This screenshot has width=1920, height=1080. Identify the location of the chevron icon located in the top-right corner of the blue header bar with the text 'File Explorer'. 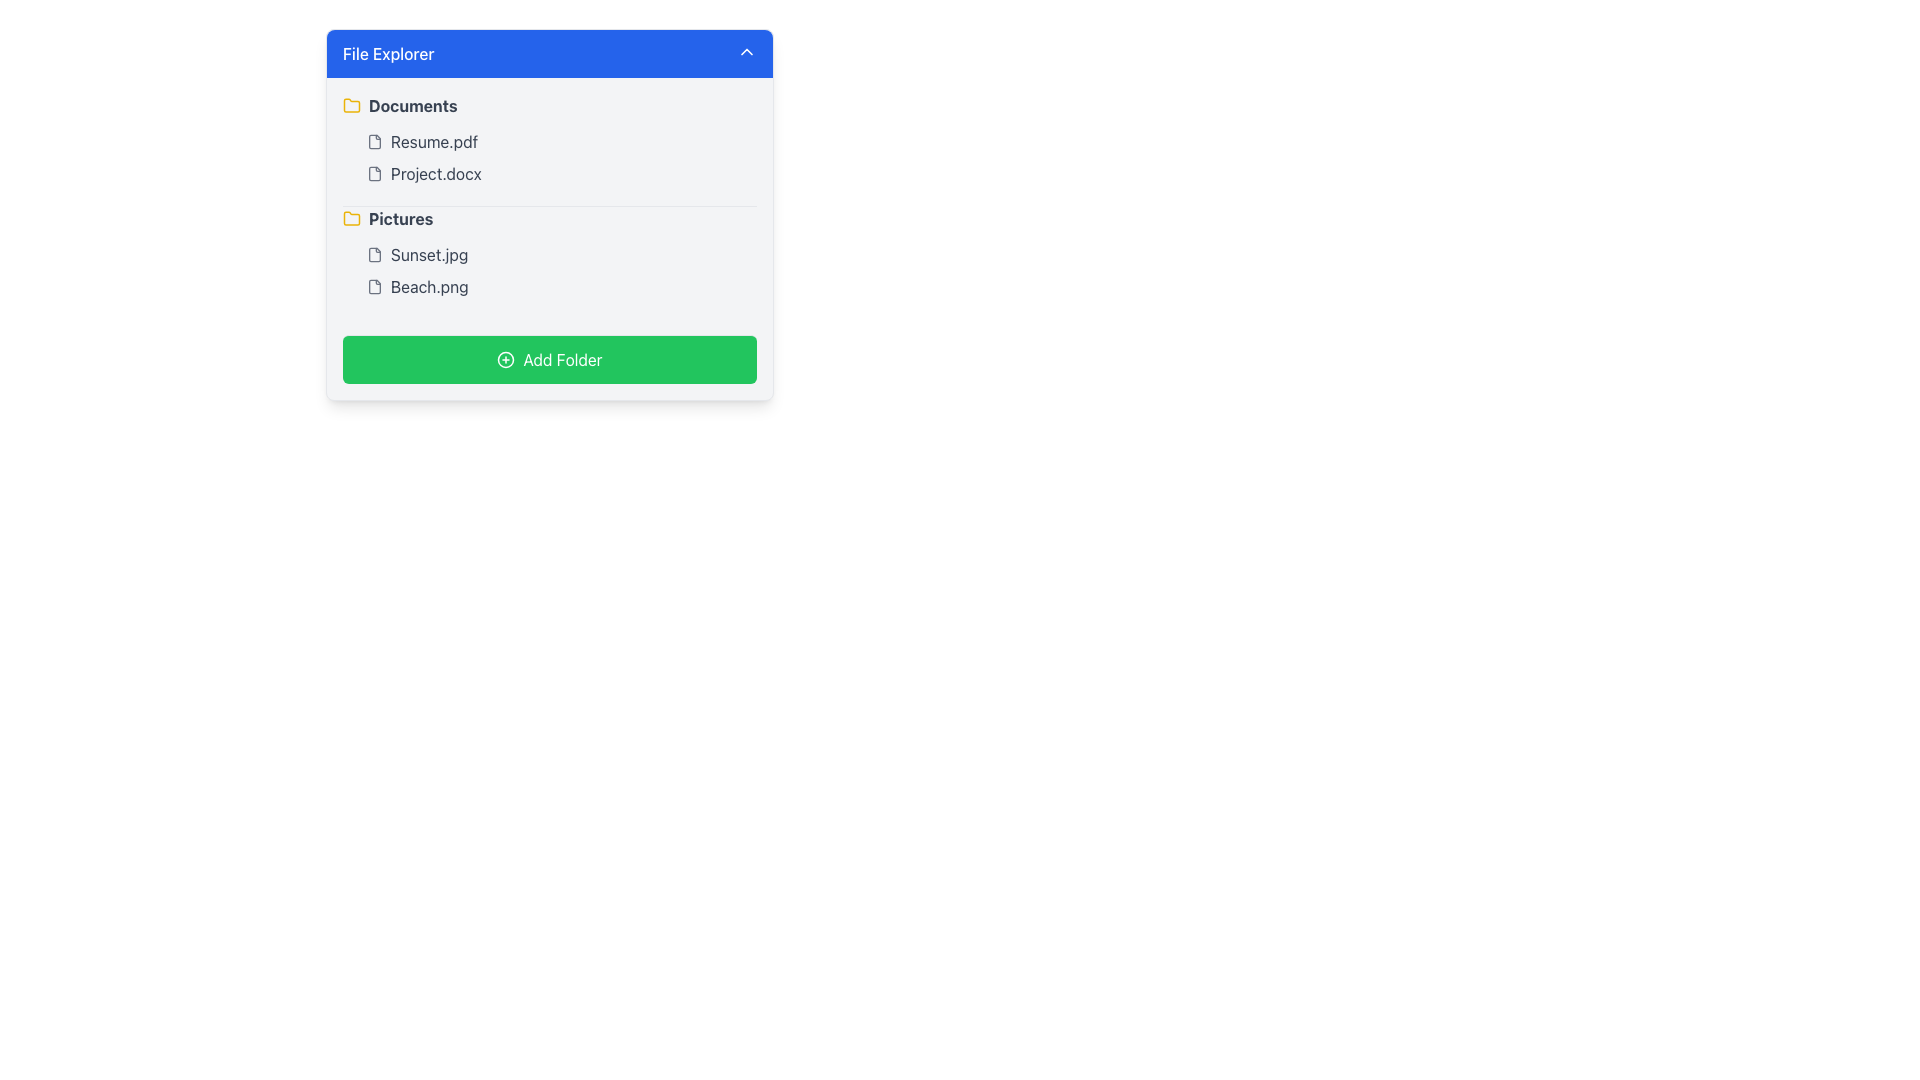
(746, 50).